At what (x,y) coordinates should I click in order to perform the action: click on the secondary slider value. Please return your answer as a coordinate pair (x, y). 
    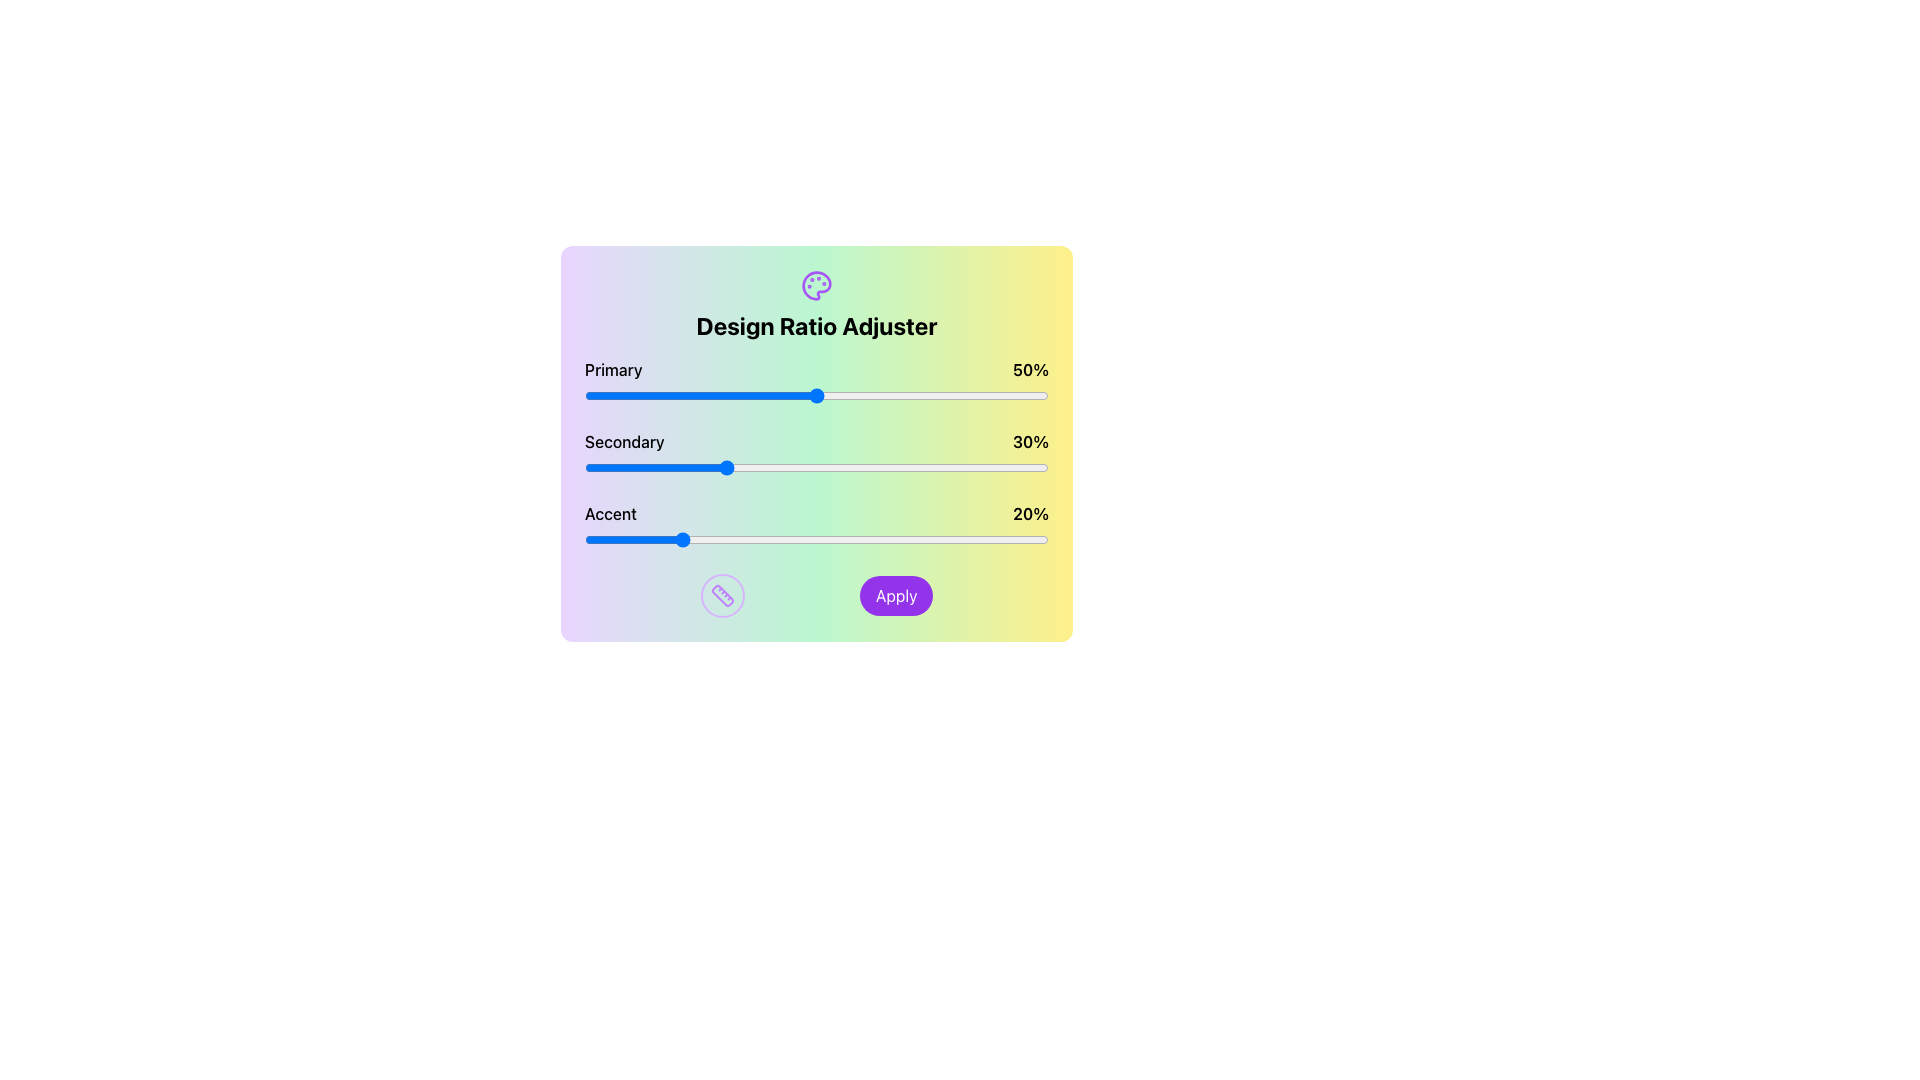
    Looking at the image, I should click on (621, 467).